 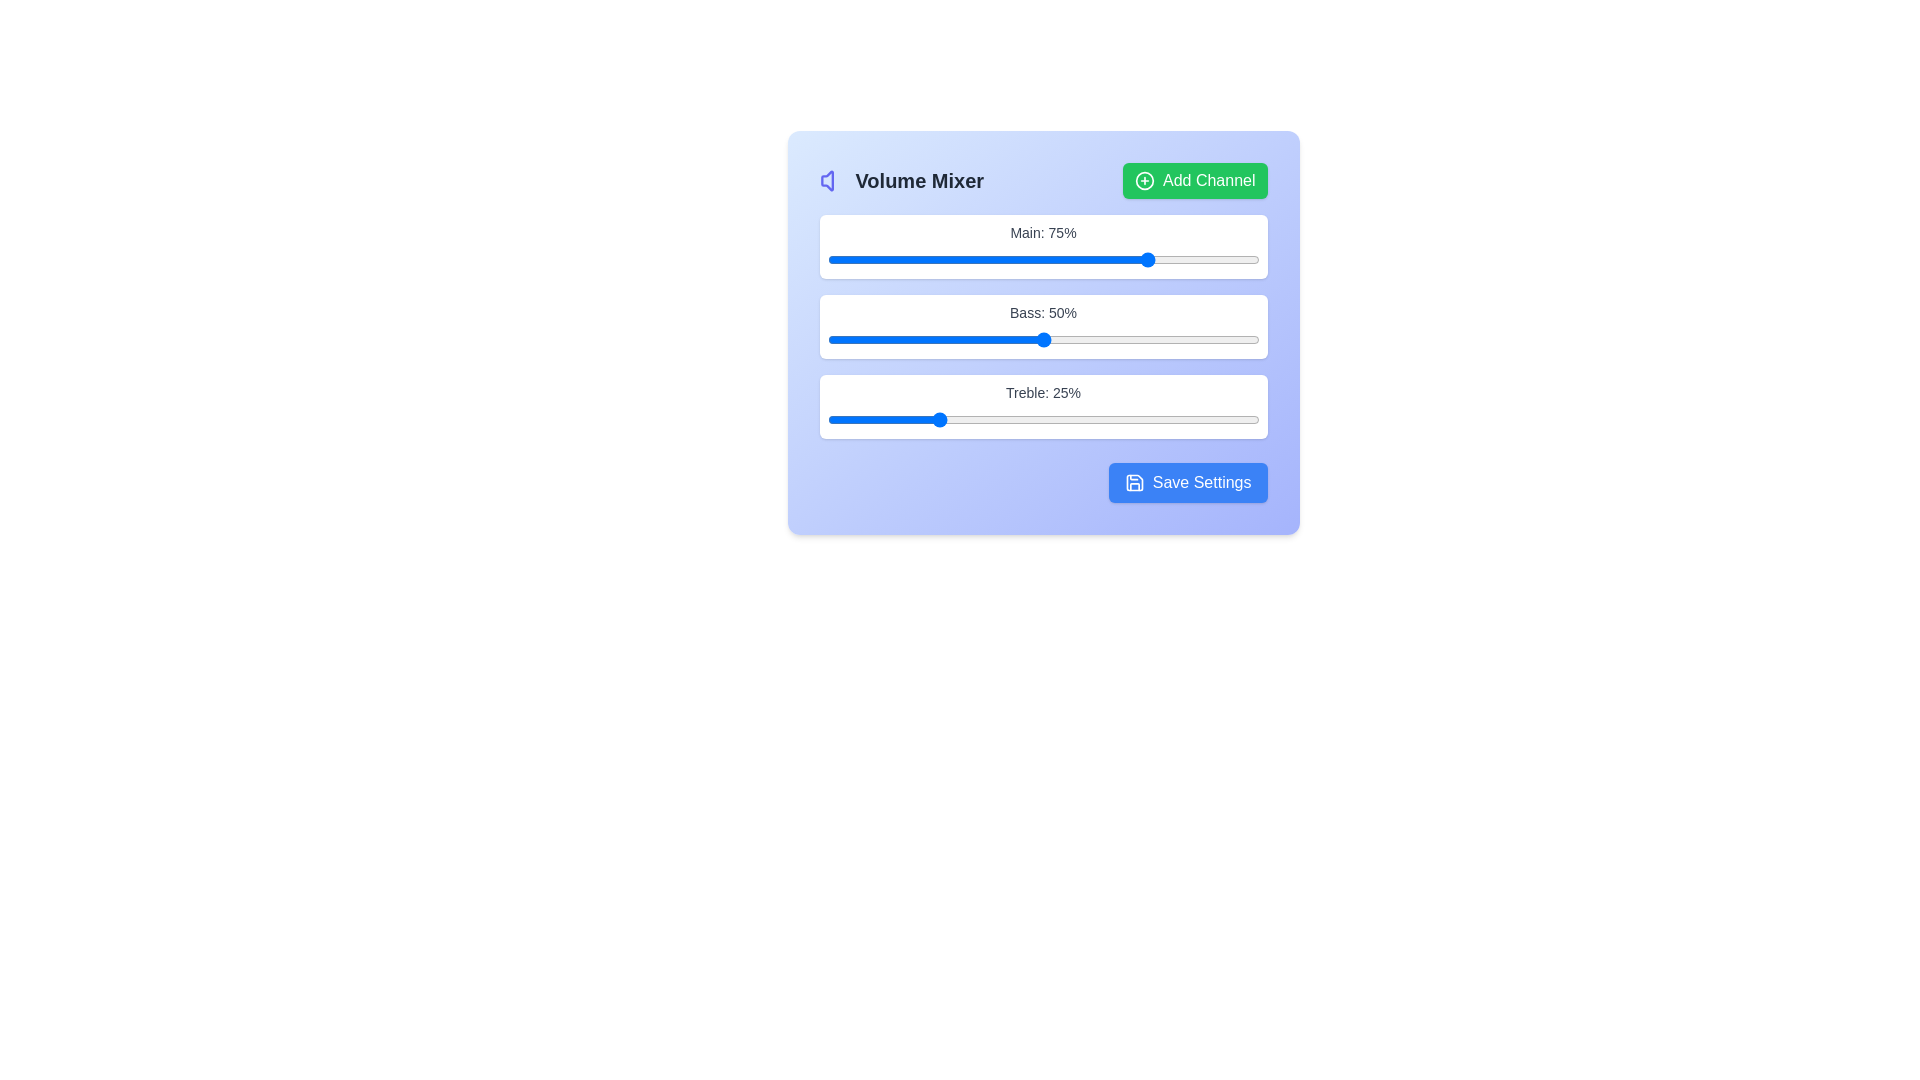 I want to click on the bass level, so click(x=965, y=338).